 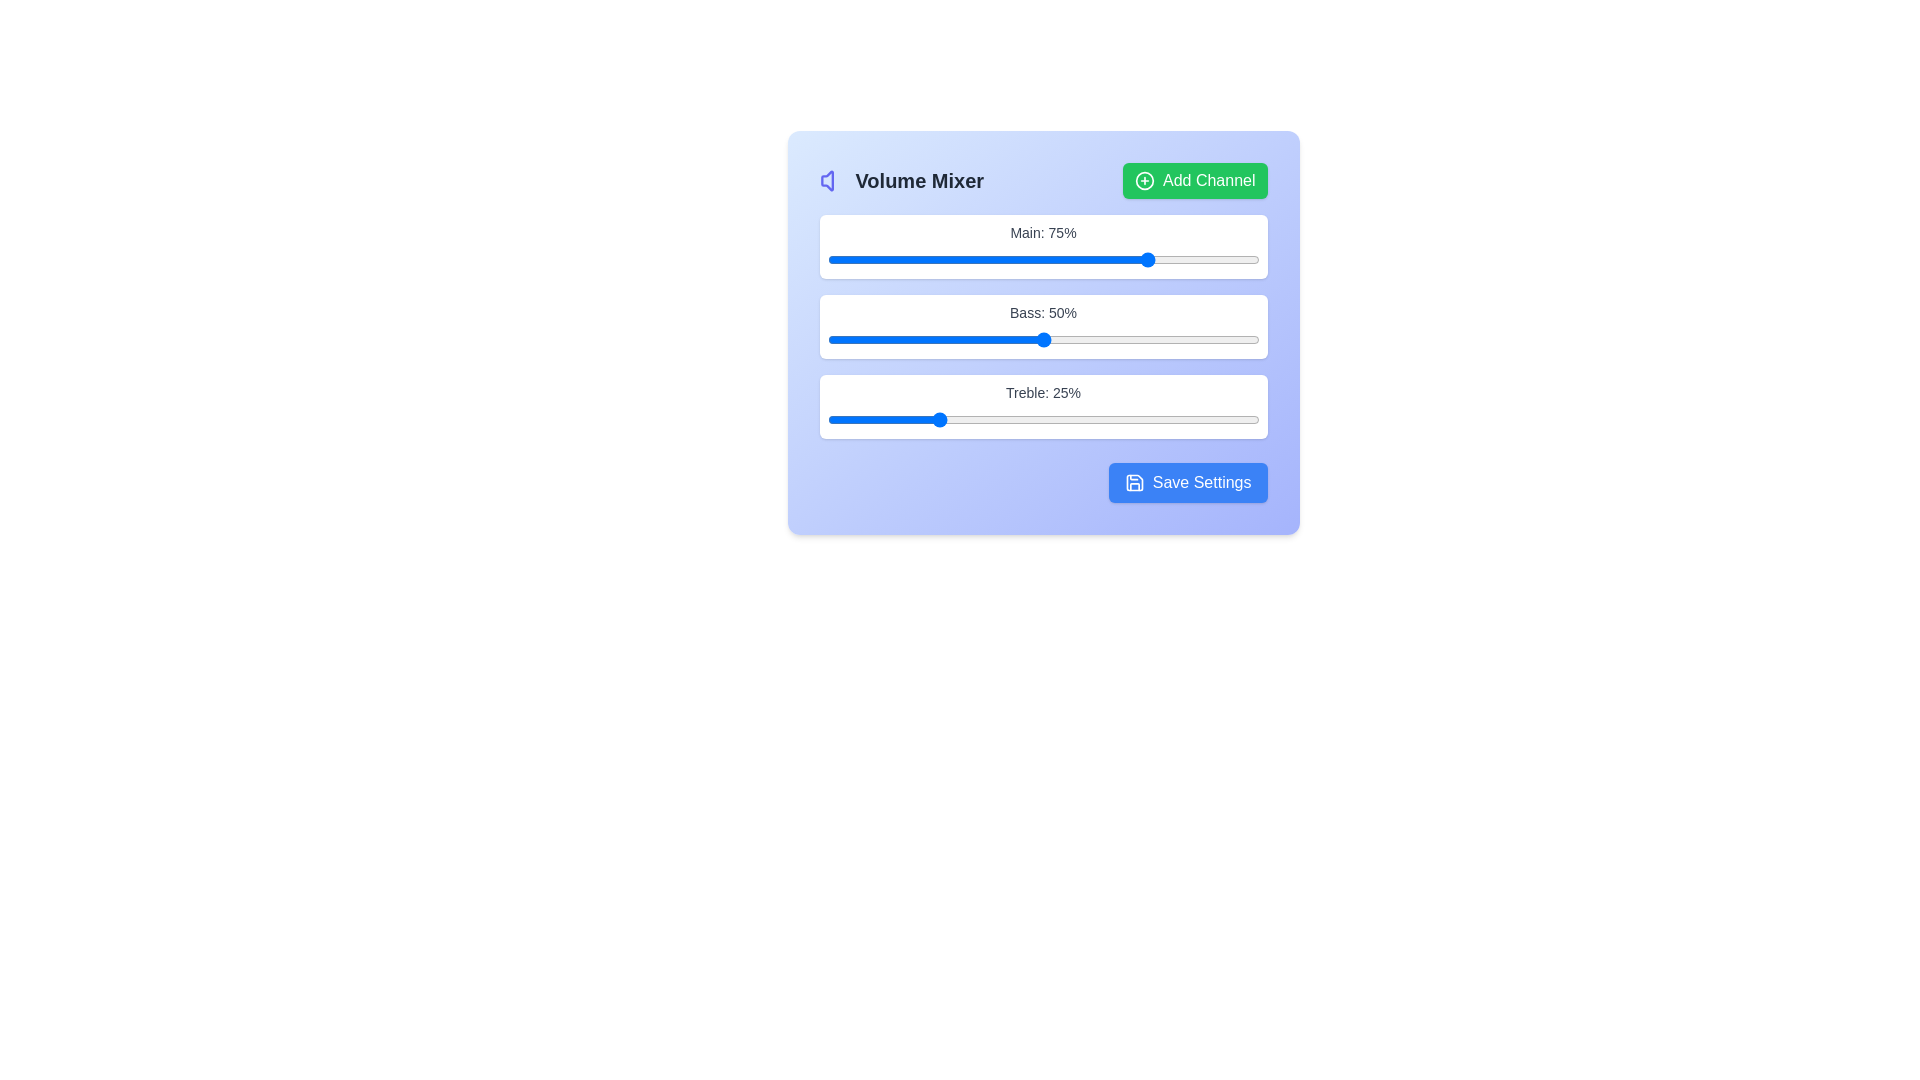 I want to click on the bass level, so click(x=965, y=338).